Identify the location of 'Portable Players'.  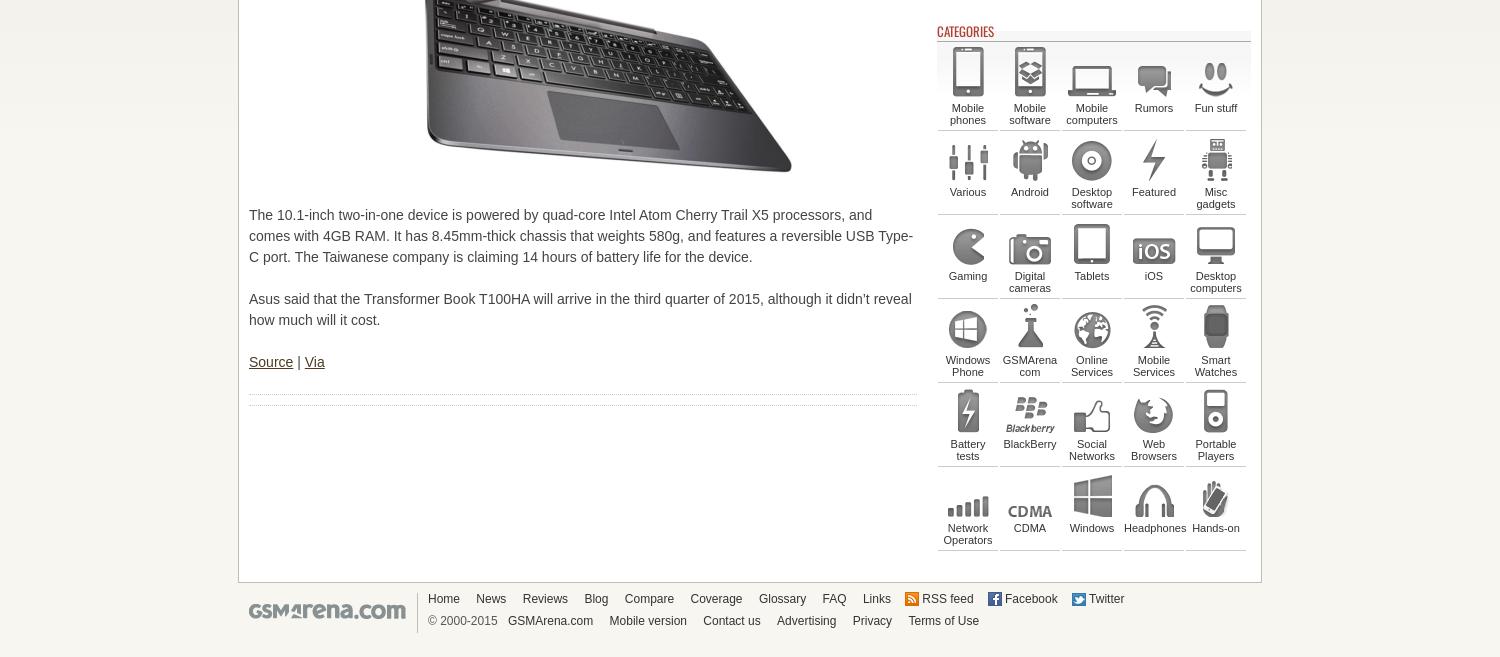
(1214, 449).